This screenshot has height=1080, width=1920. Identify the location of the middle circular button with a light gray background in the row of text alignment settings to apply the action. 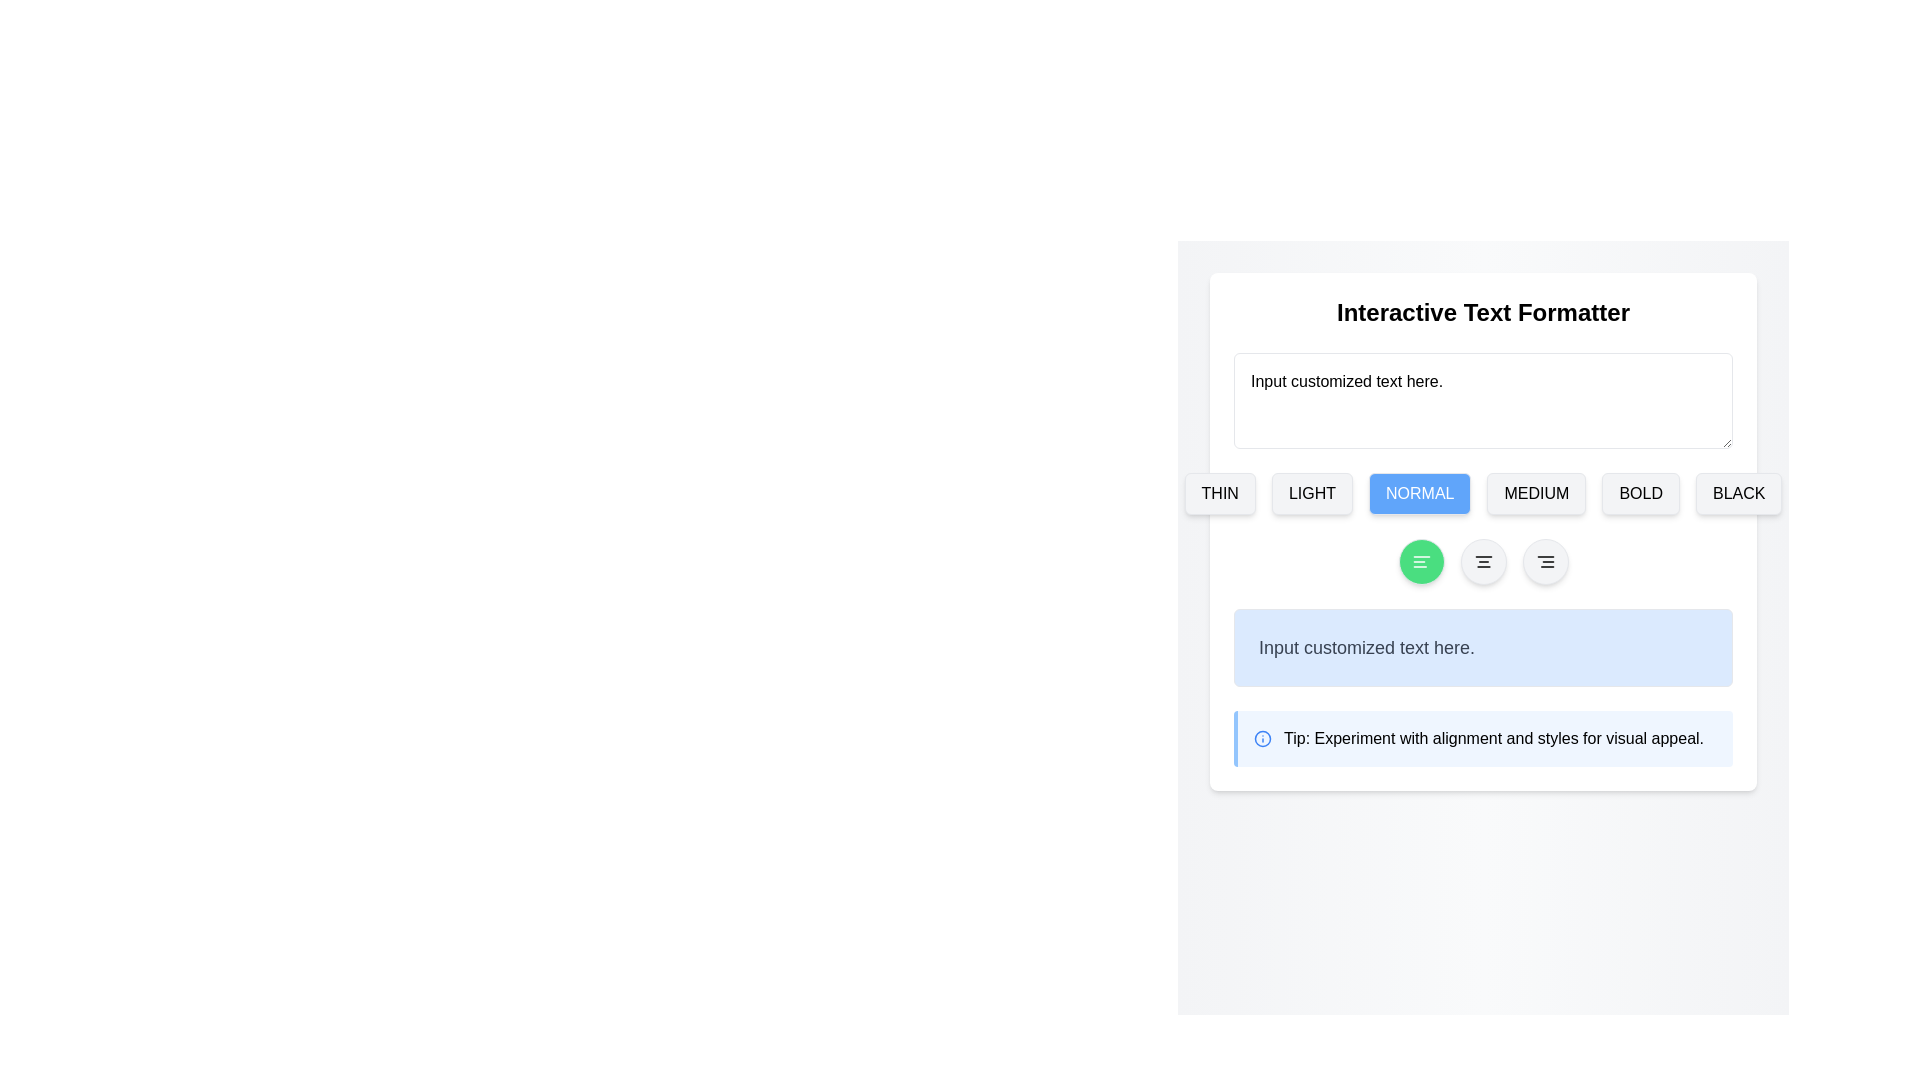
(1483, 562).